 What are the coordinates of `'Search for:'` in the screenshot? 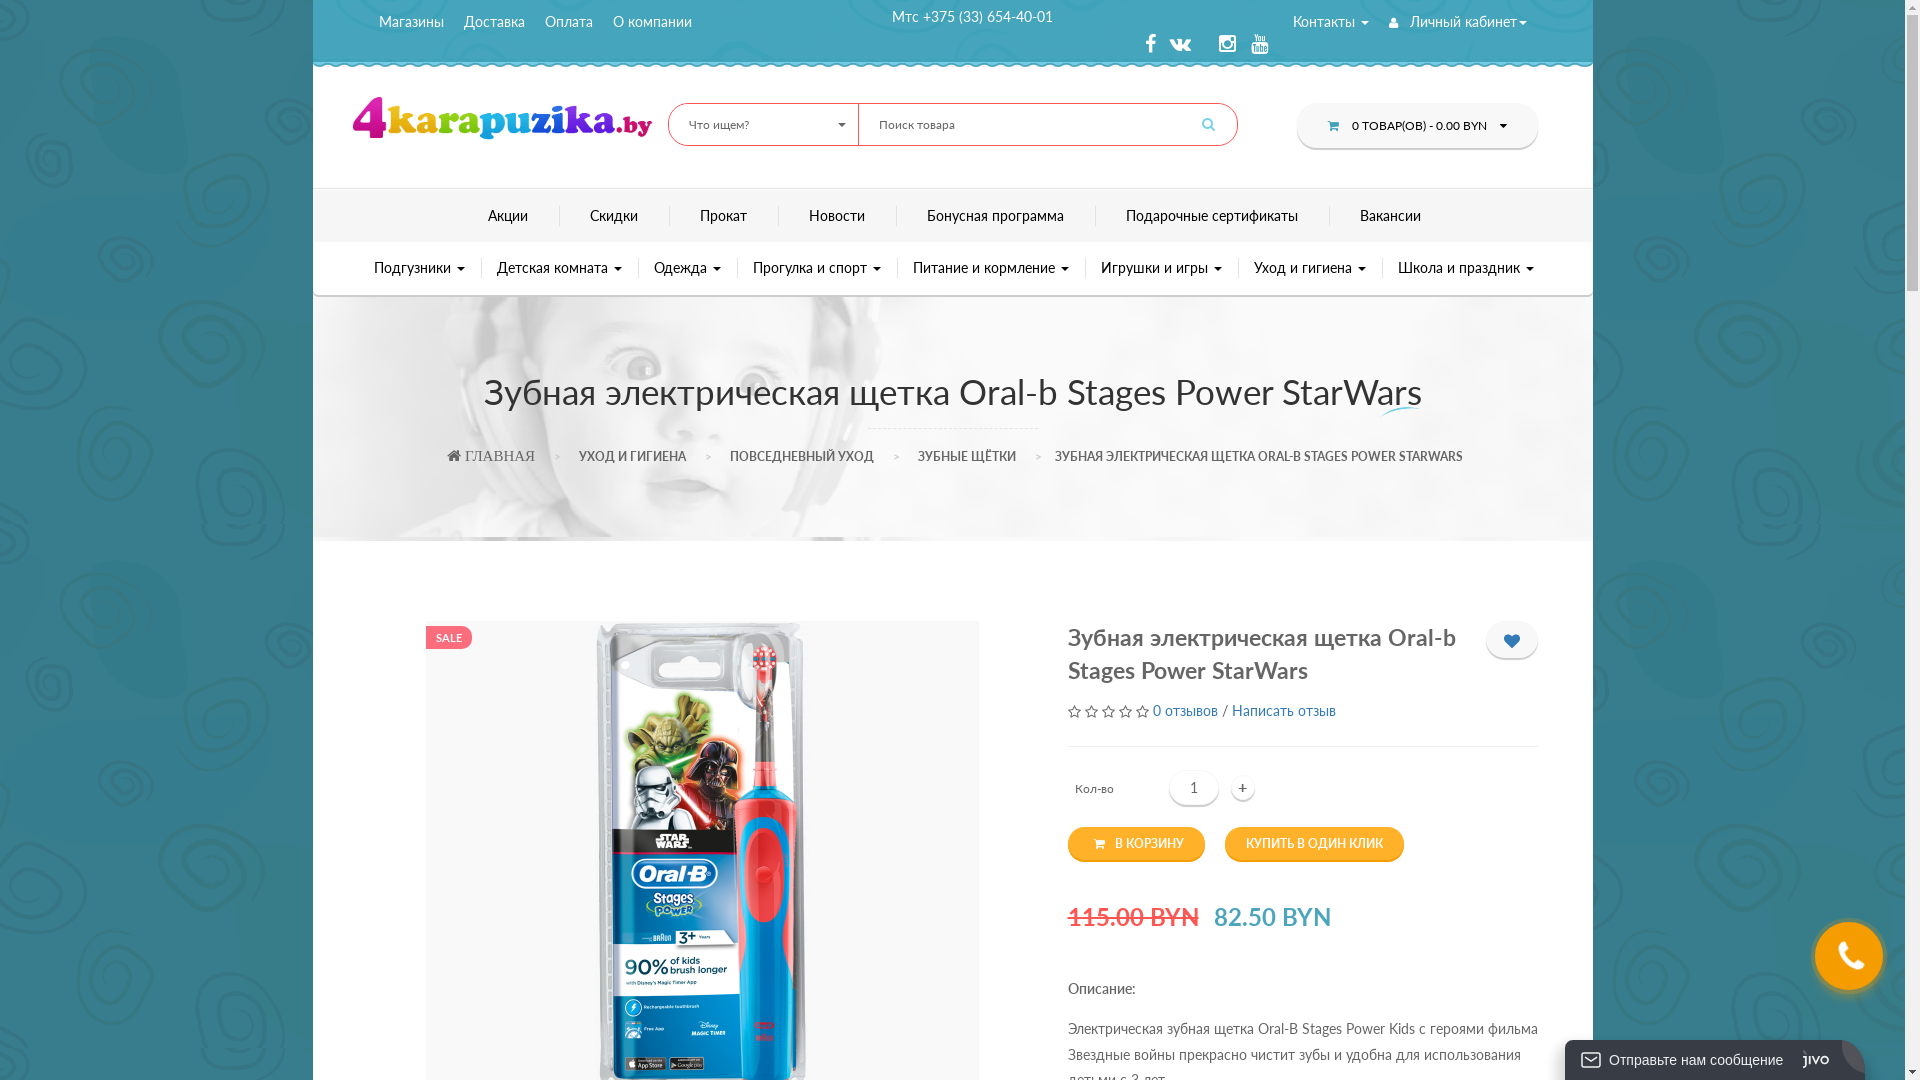 It's located at (1046, 124).